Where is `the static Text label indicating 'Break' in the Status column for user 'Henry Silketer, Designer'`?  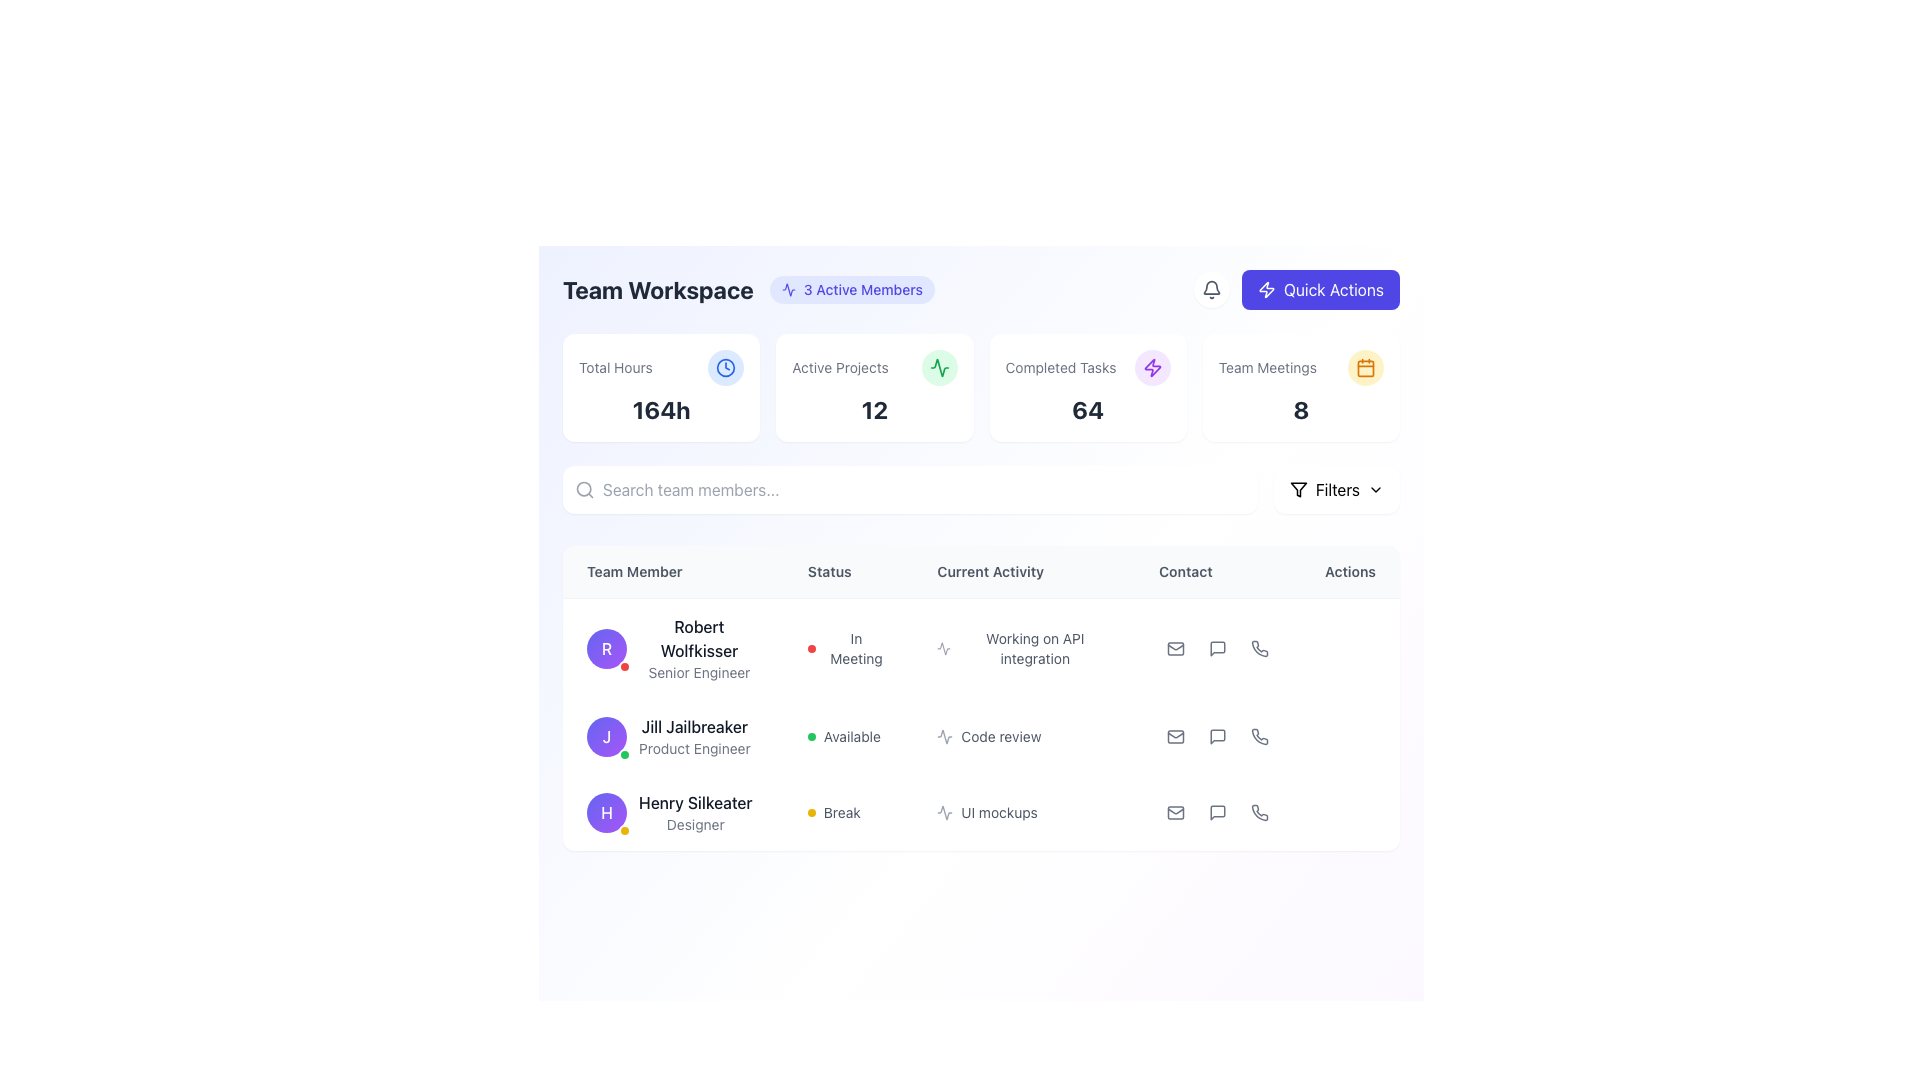
the static Text label indicating 'Break' in the Status column for user 'Henry Silketer, Designer' is located at coordinates (842, 813).